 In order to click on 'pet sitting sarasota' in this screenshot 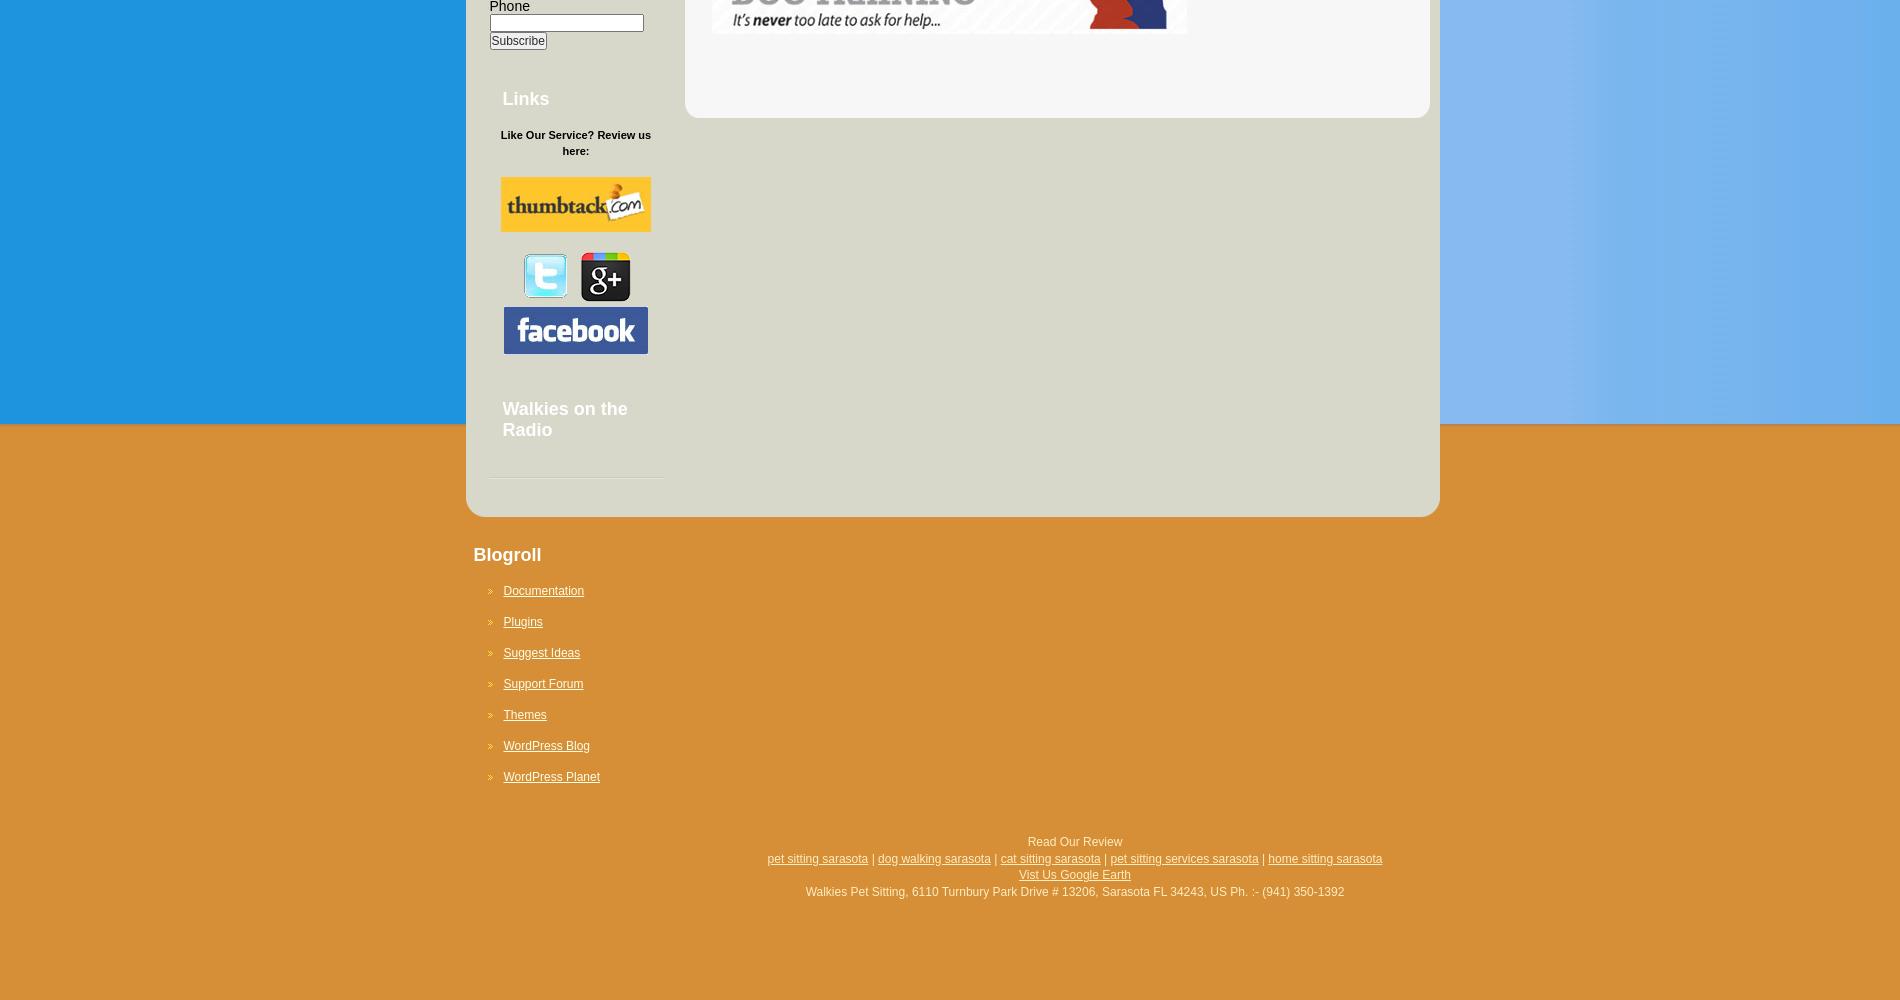, I will do `click(816, 857)`.